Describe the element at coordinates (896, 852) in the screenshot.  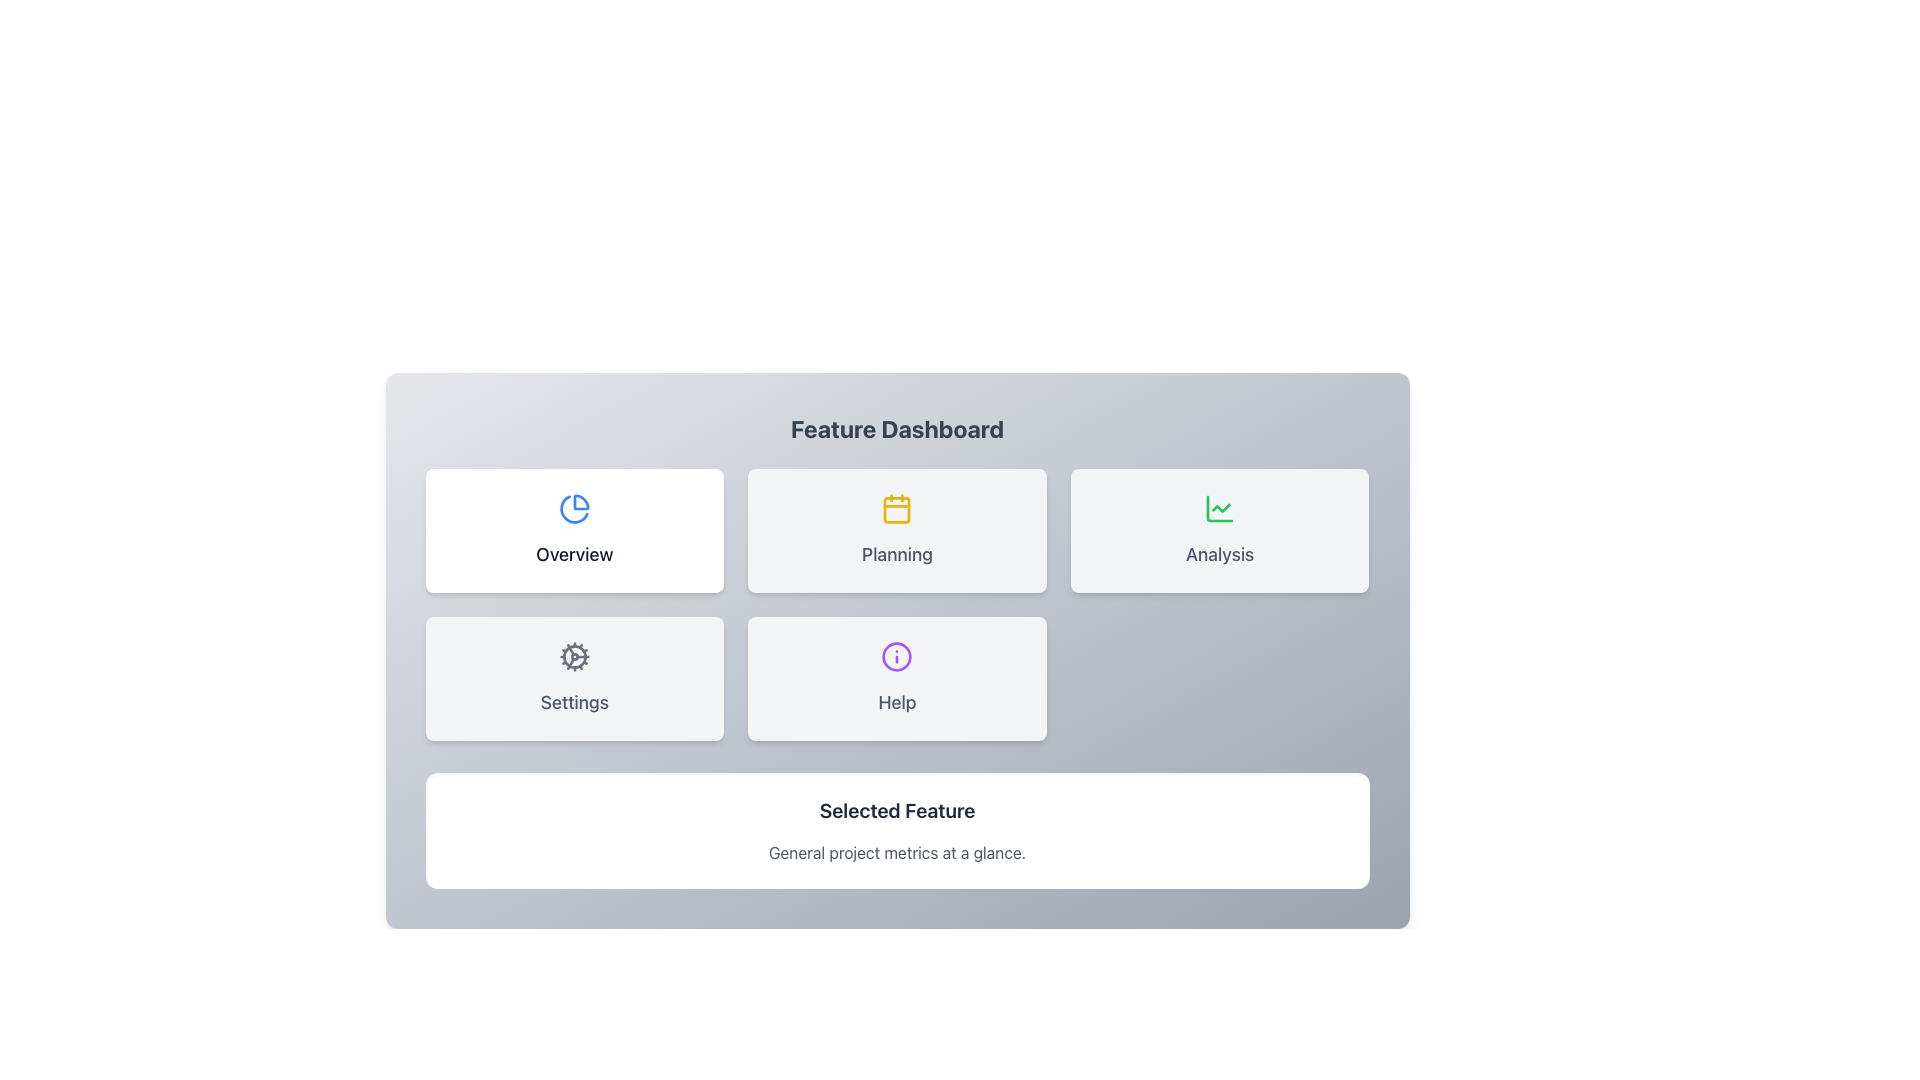
I see `the Text Label that provides a concise description about the 'Selected Feature', located within a white, rounded rectangle at the bottom section of the dashboard, below the text 'Selected Feature'` at that location.